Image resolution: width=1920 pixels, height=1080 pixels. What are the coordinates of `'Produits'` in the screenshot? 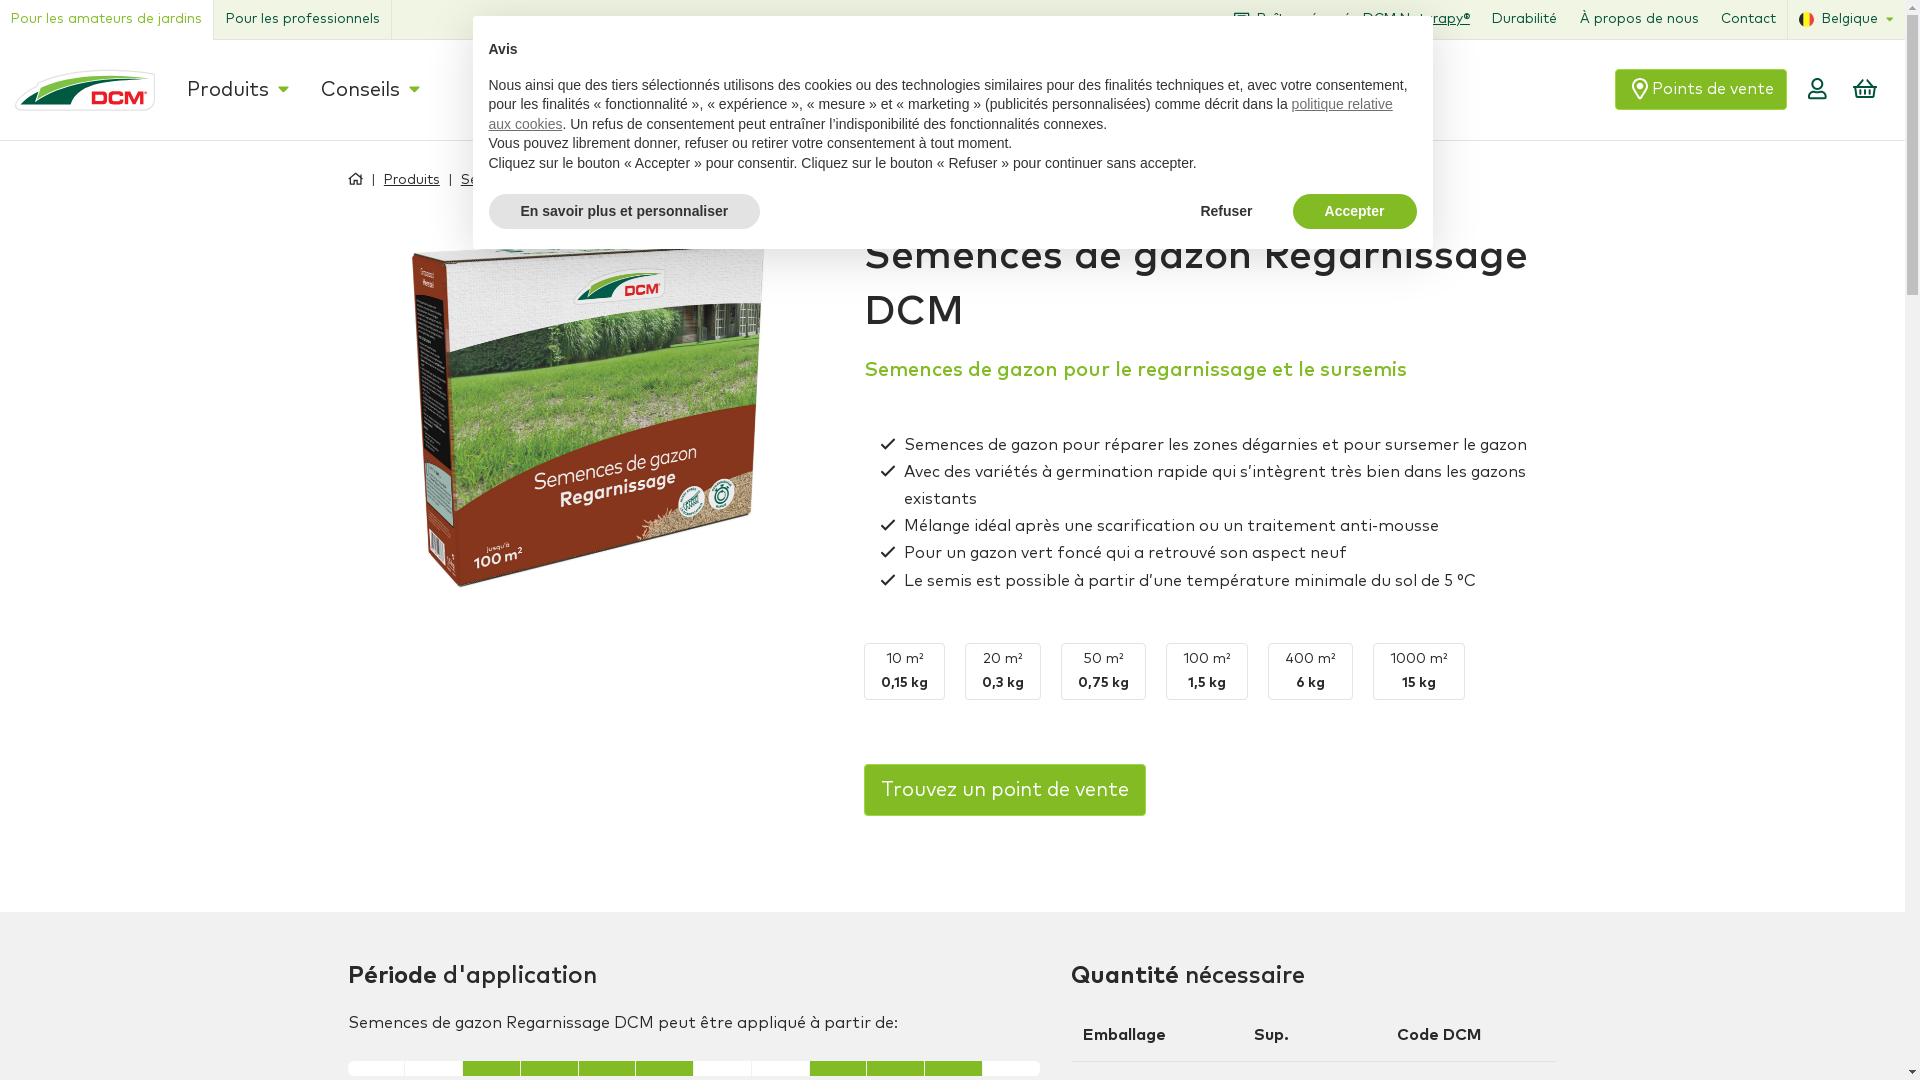 It's located at (230, 88).